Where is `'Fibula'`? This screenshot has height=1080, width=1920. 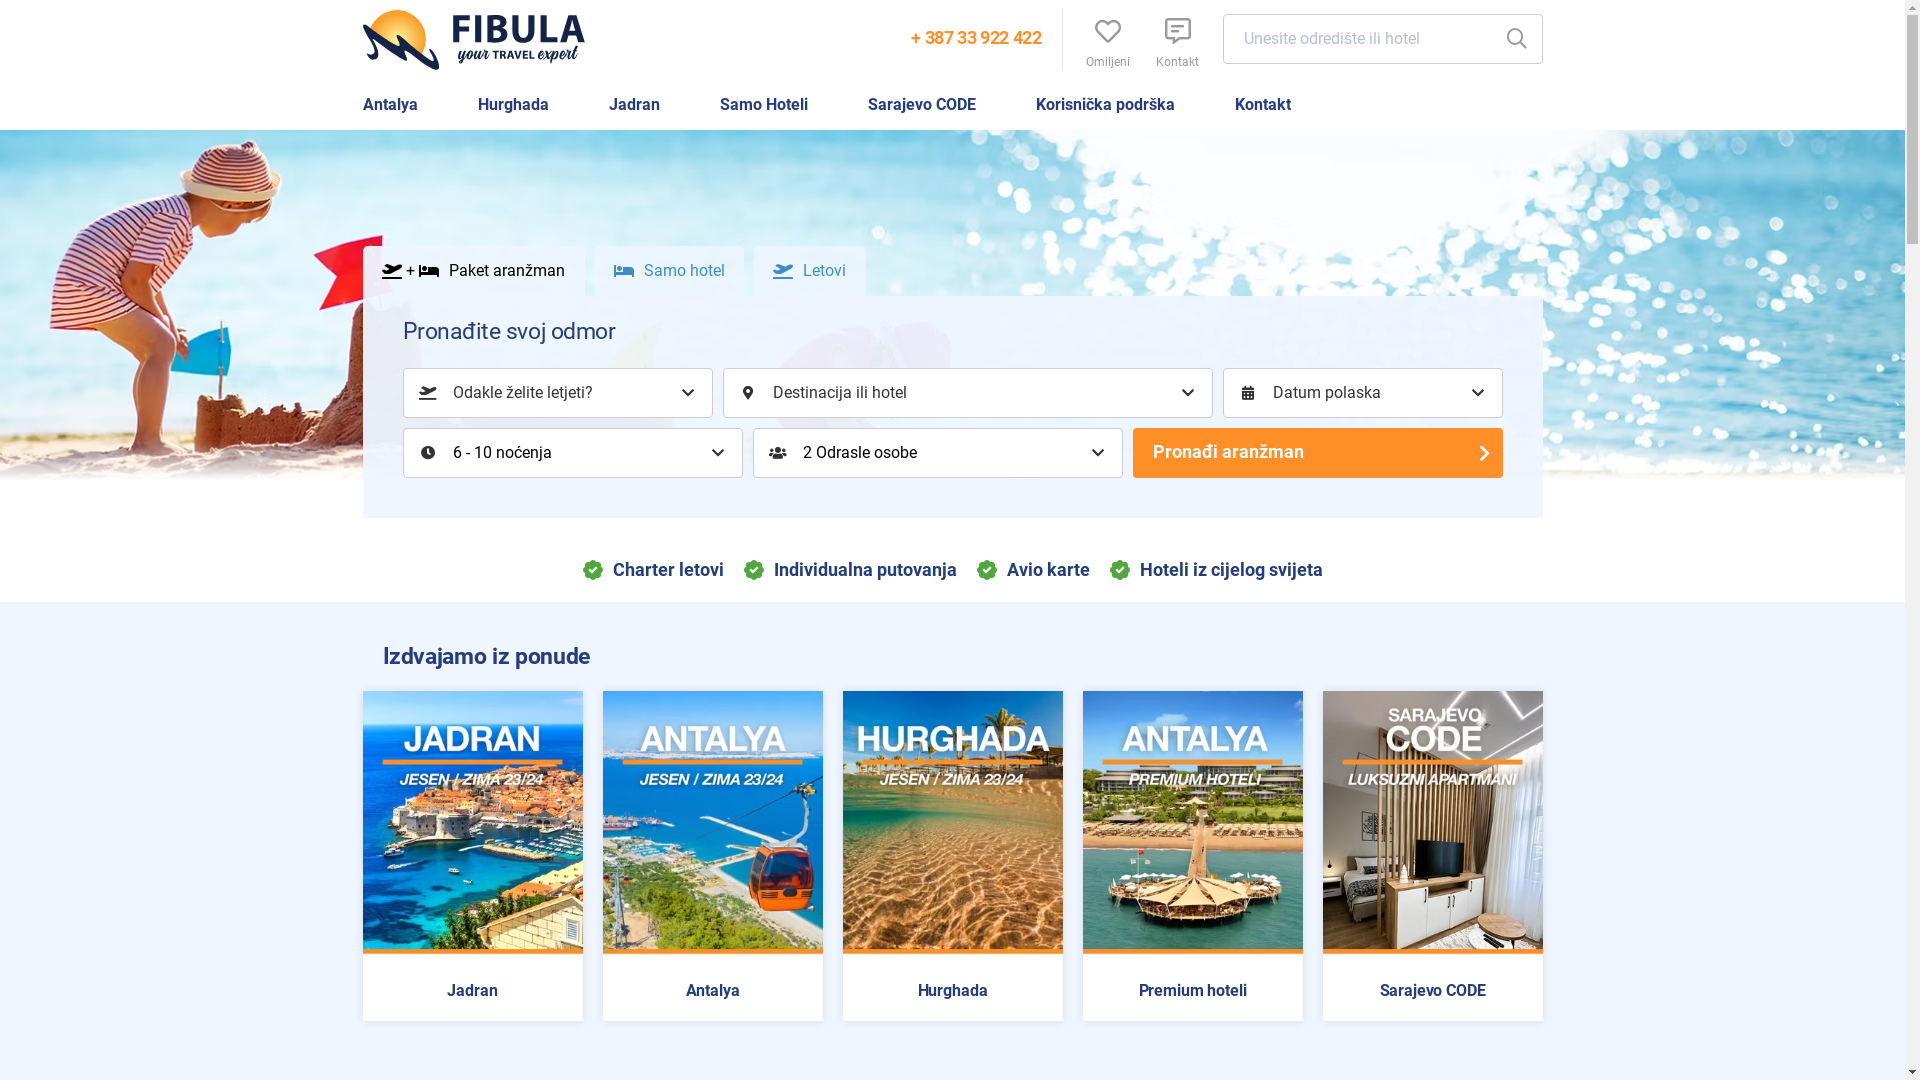 'Fibula' is located at coordinates (481, 39).